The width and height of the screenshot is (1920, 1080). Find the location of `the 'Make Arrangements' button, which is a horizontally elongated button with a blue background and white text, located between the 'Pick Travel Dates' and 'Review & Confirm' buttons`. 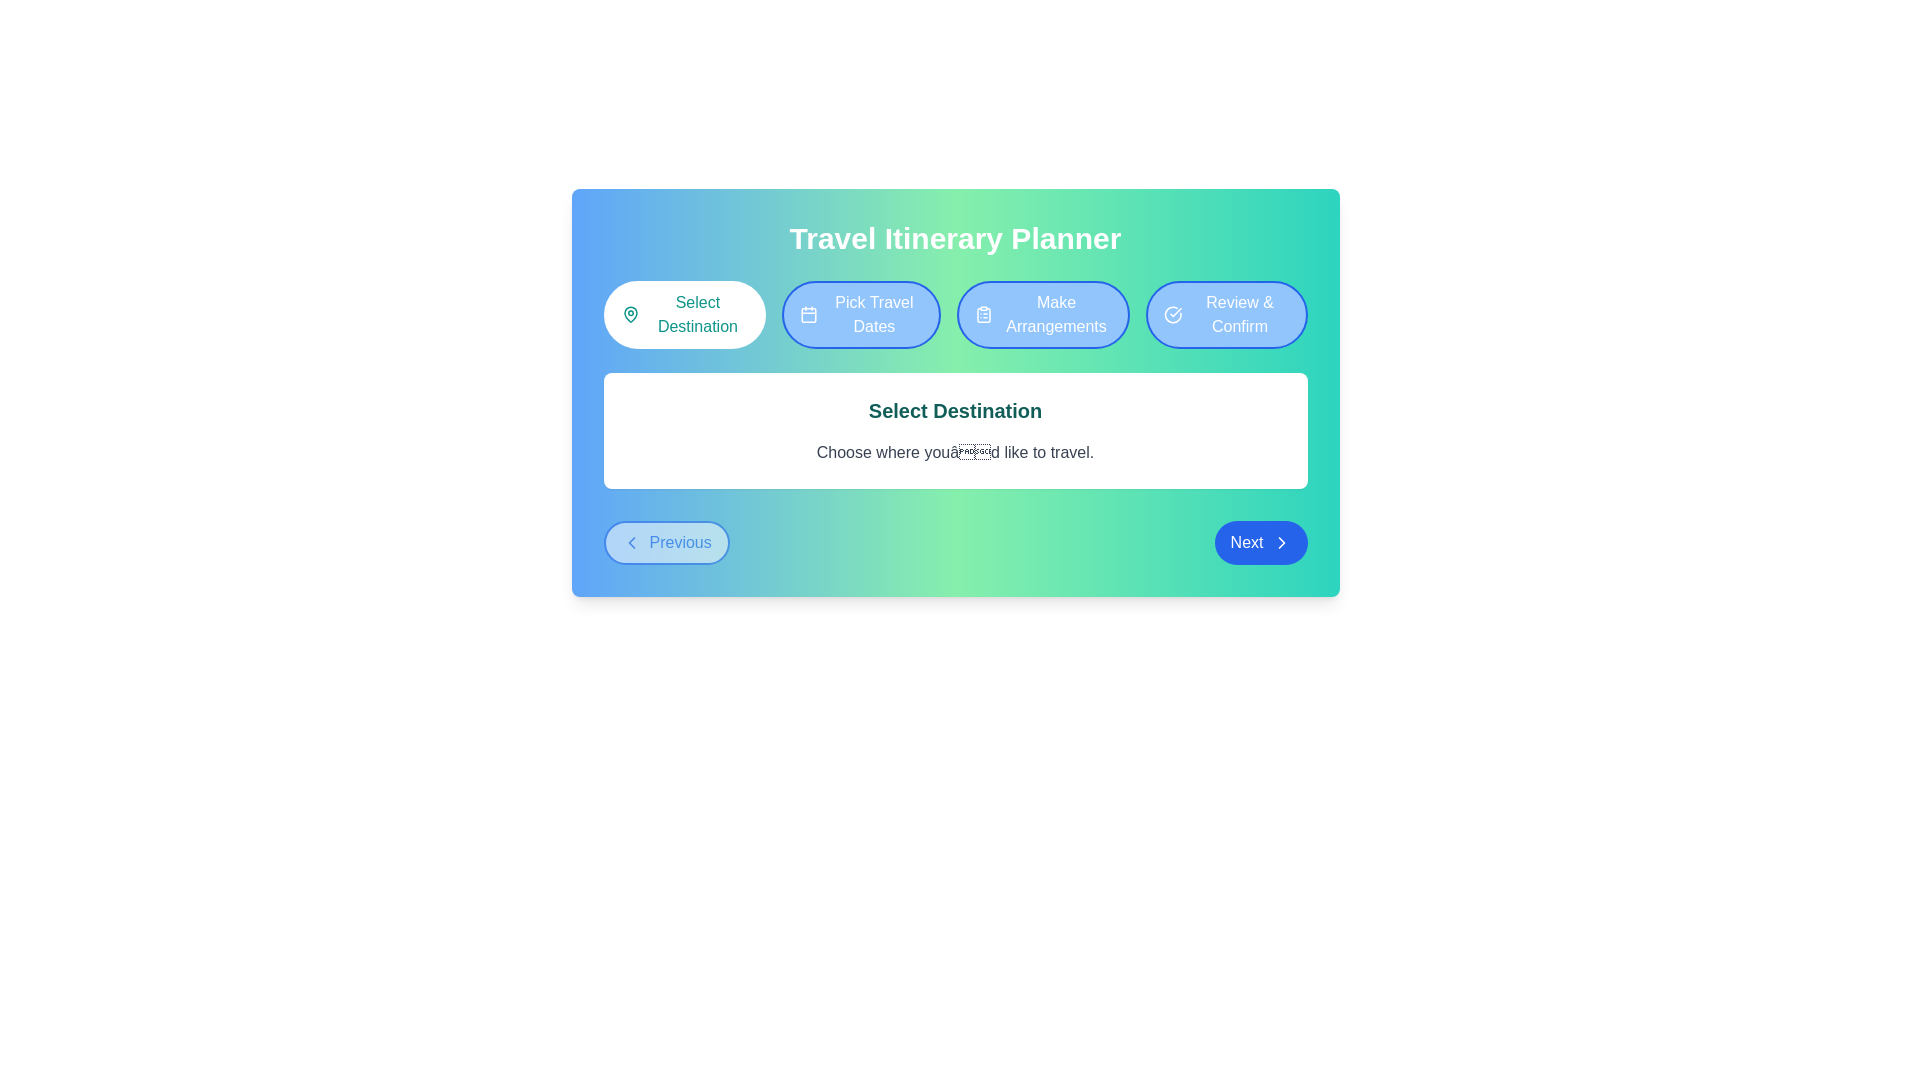

the 'Make Arrangements' button, which is a horizontally elongated button with a blue background and white text, located between the 'Pick Travel Dates' and 'Review & Confirm' buttons is located at coordinates (1042, 315).